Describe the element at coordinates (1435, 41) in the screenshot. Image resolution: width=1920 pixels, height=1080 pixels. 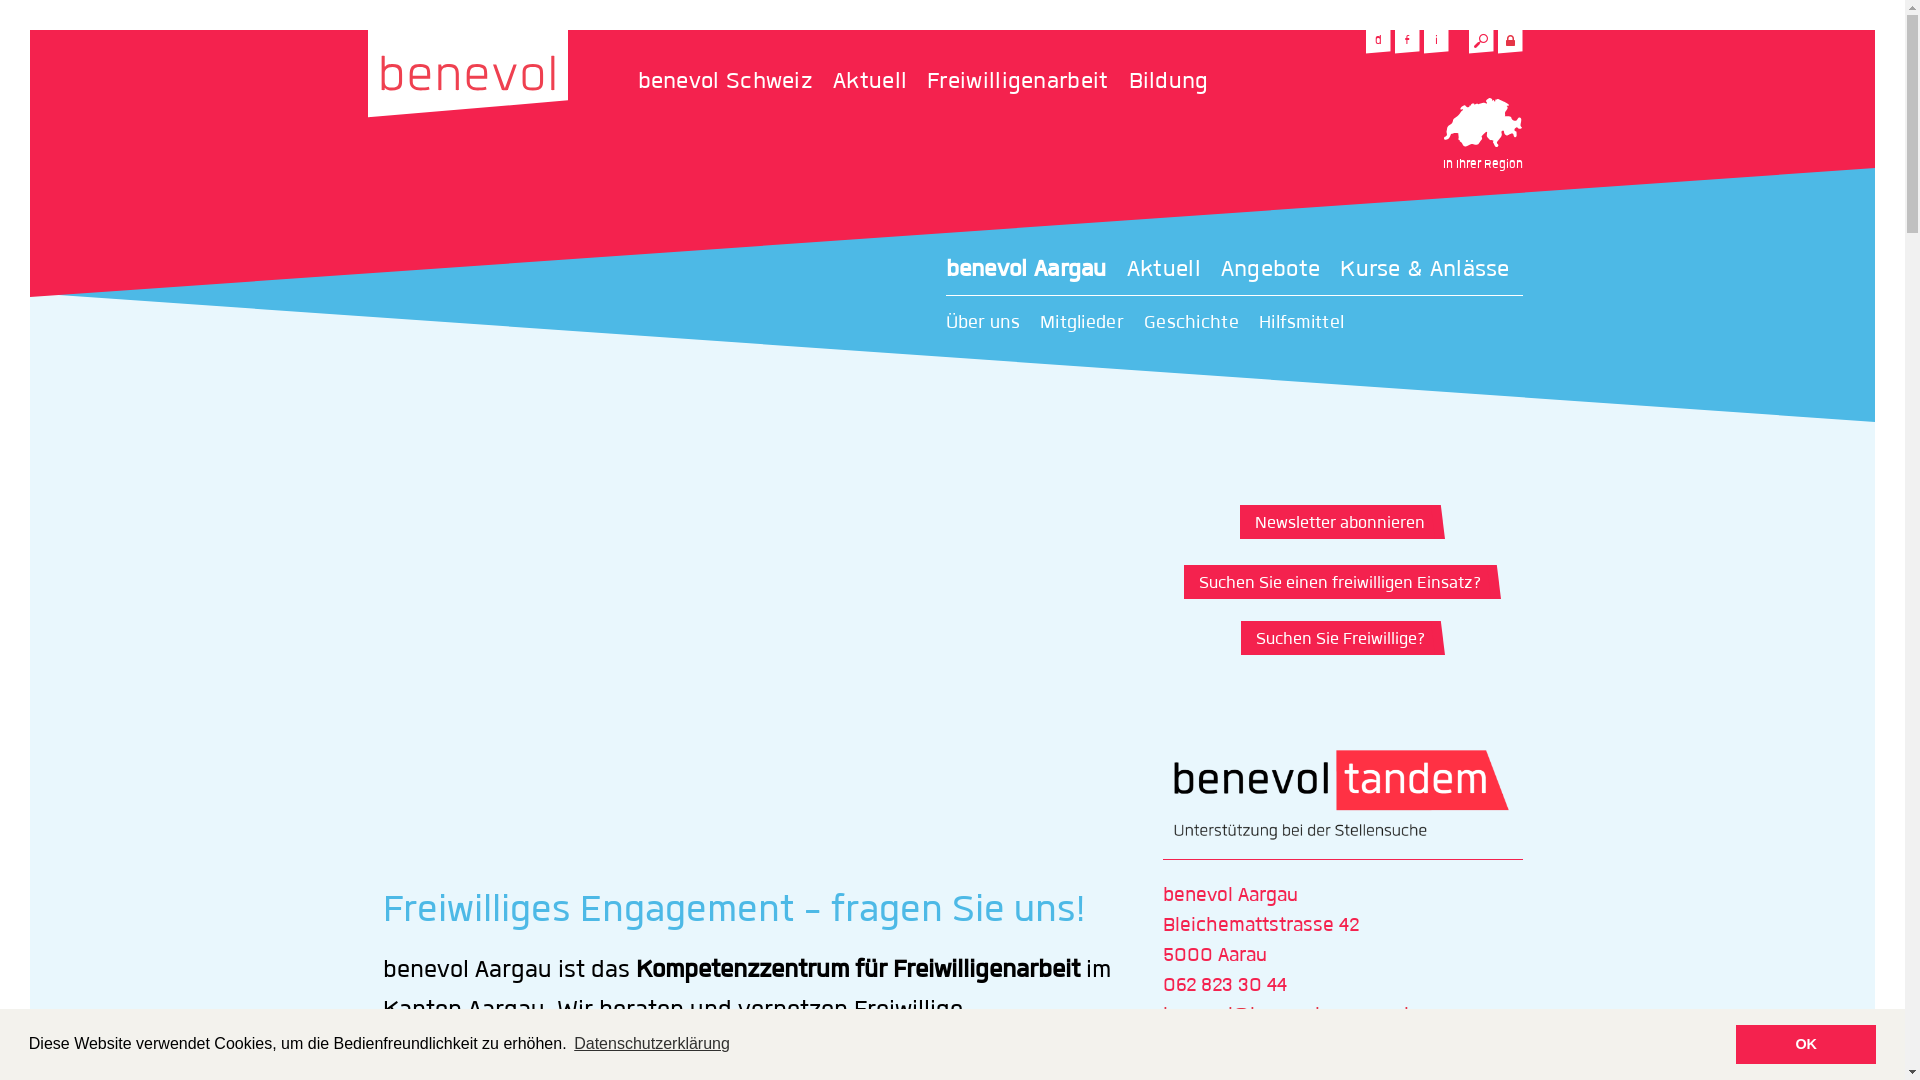
I see `'i'` at that location.